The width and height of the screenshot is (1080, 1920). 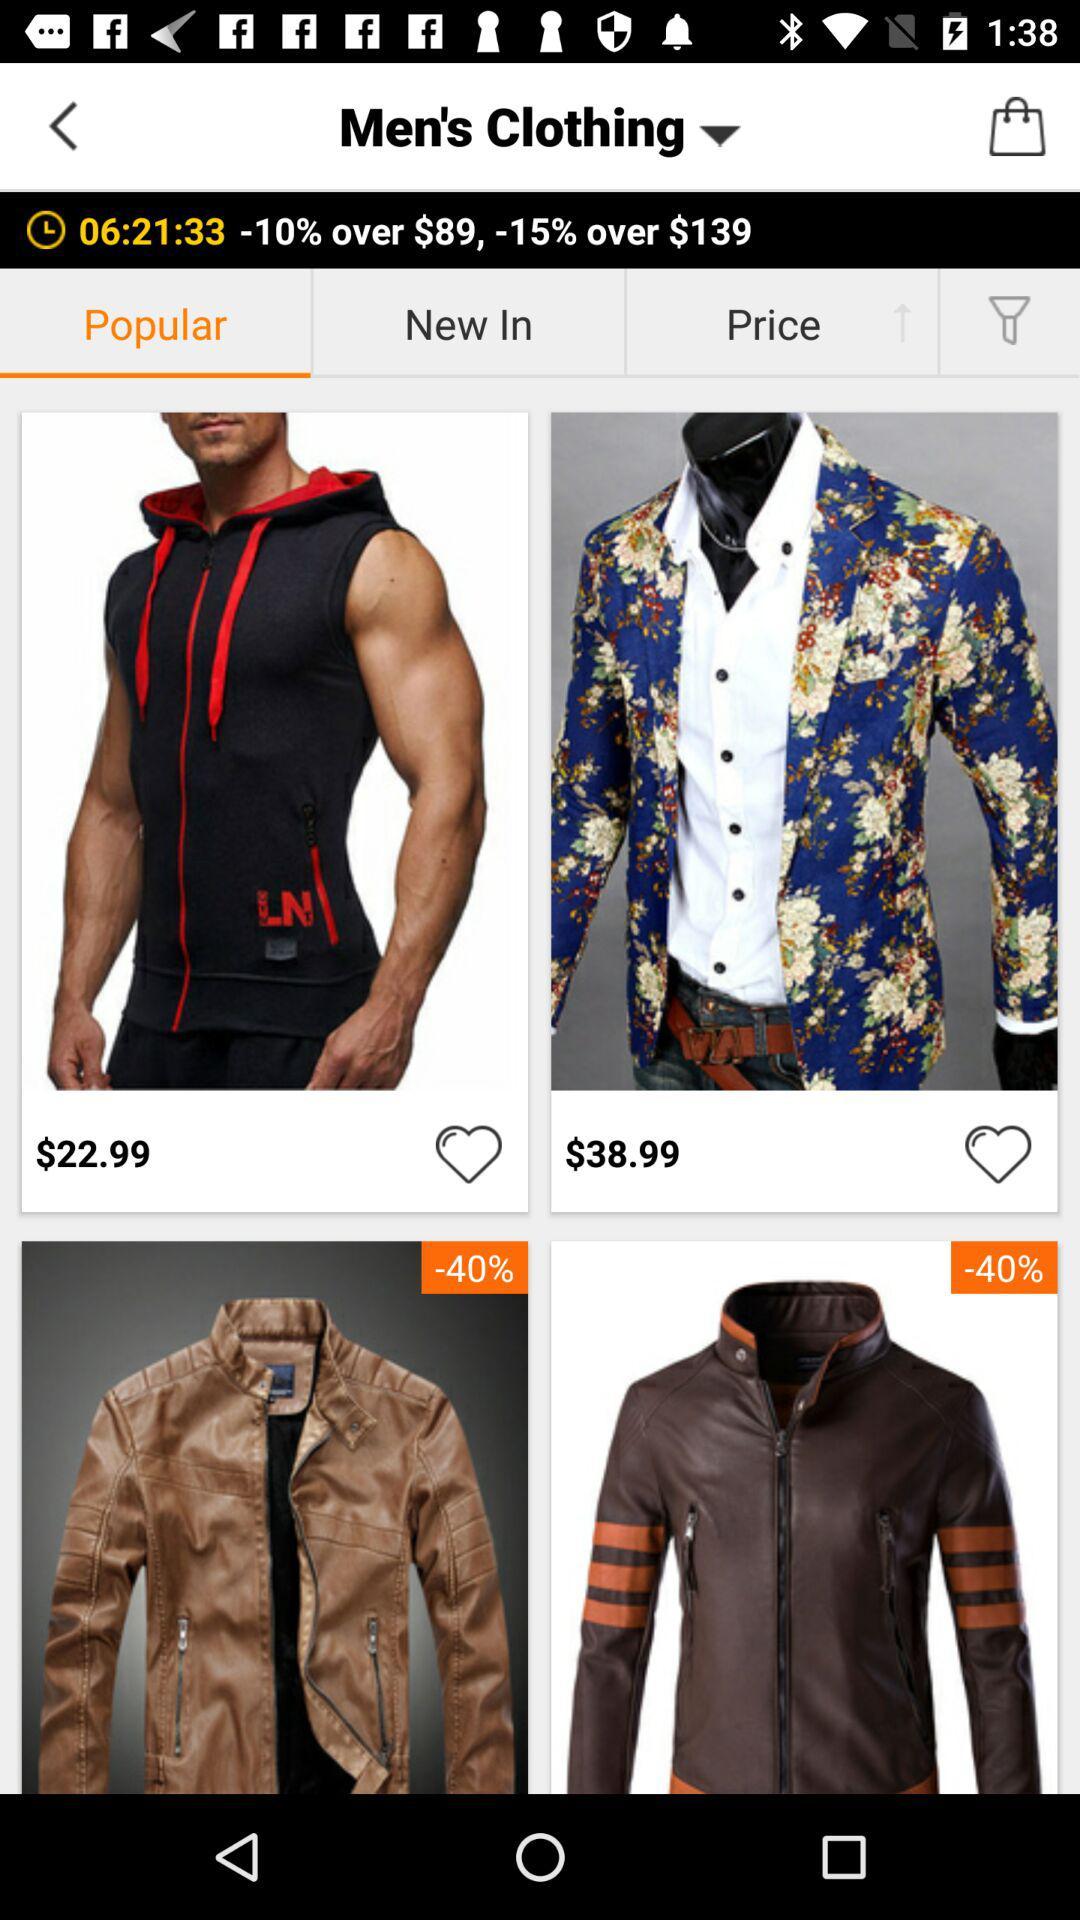 What do you see at coordinates (998, 1152) in the screenshot?
I see `as favorite` at bounding box center [998, 1152].